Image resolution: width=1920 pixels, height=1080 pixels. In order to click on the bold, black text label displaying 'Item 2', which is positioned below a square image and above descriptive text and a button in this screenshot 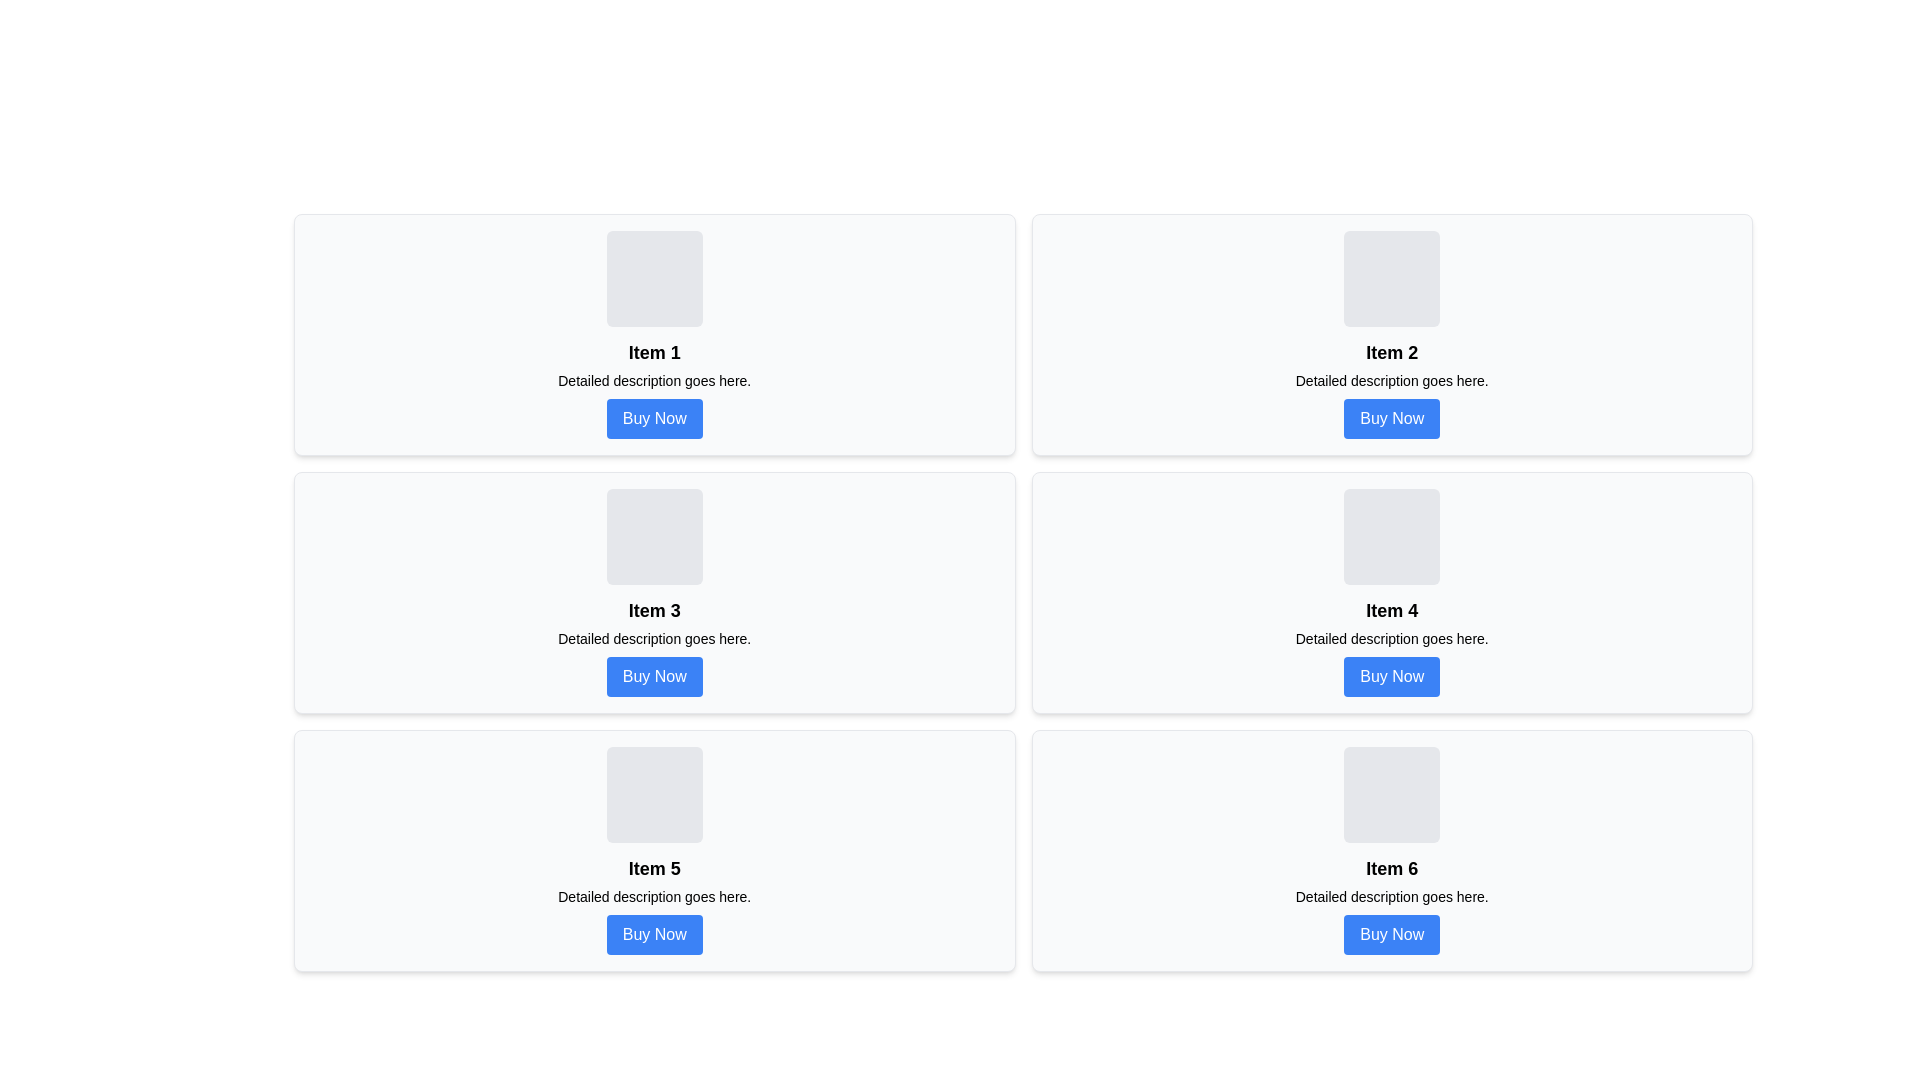, I will do `click(1391, 352)`.